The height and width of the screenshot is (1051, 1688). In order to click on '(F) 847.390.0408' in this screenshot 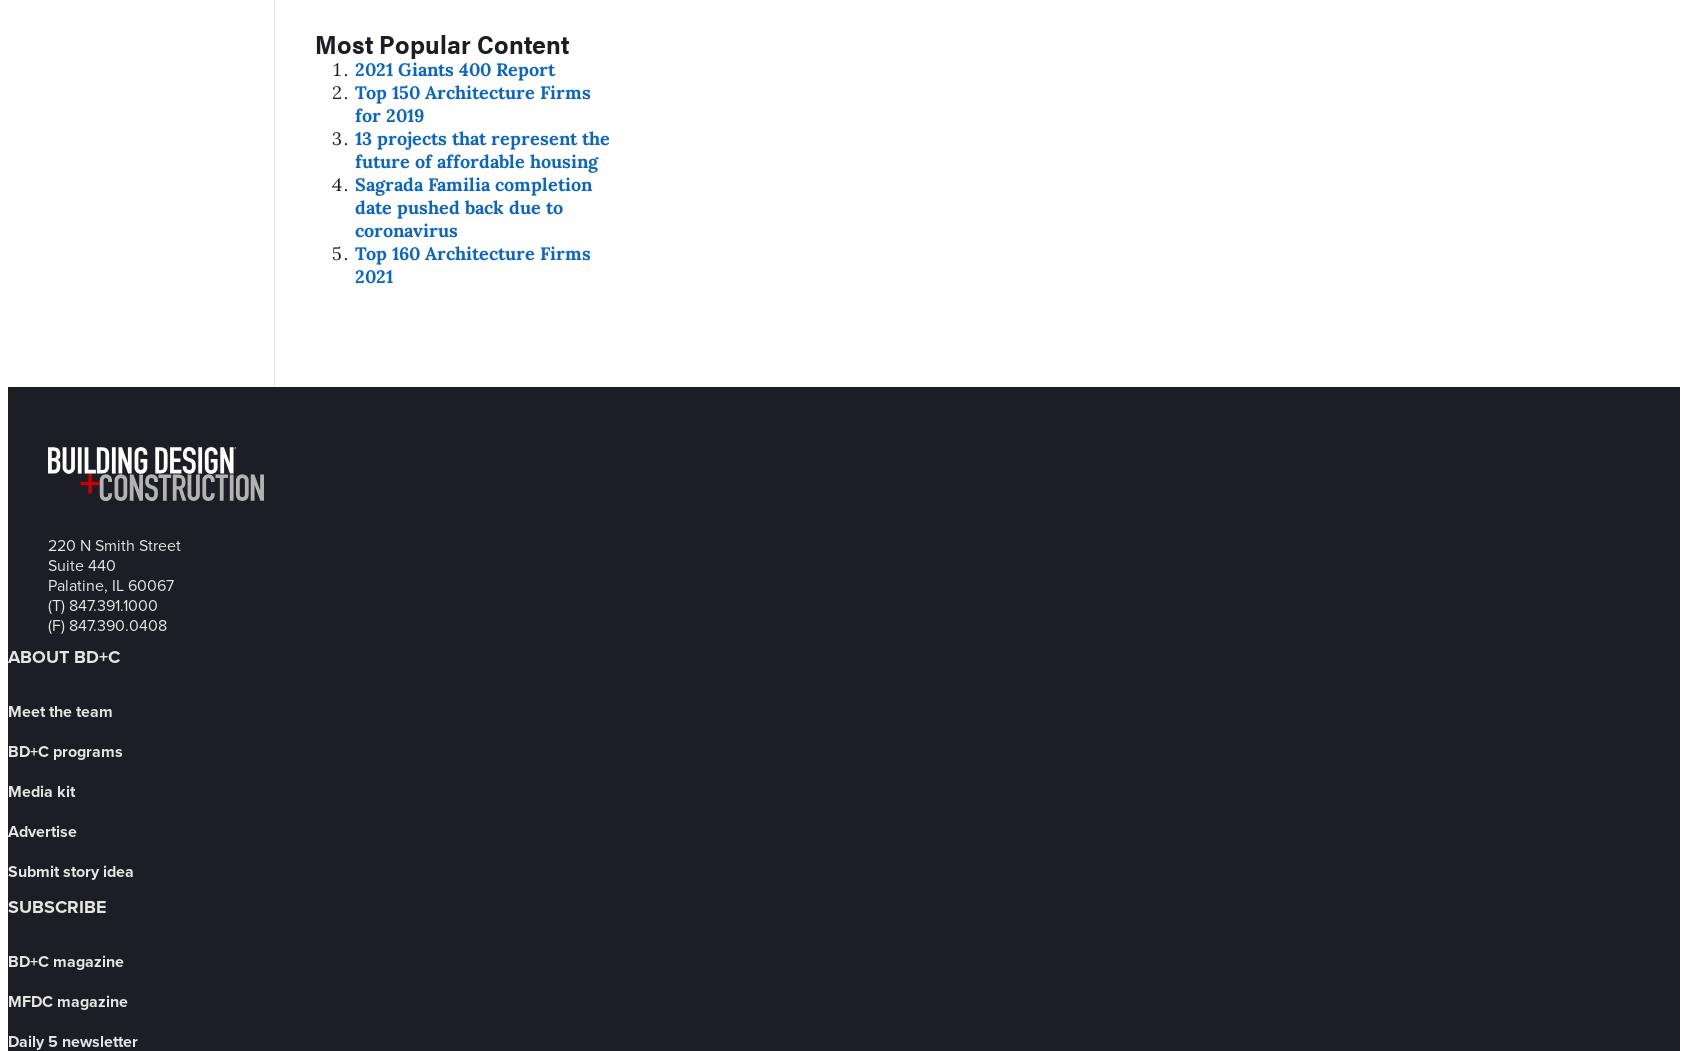, I will do `click(107, 624)`.